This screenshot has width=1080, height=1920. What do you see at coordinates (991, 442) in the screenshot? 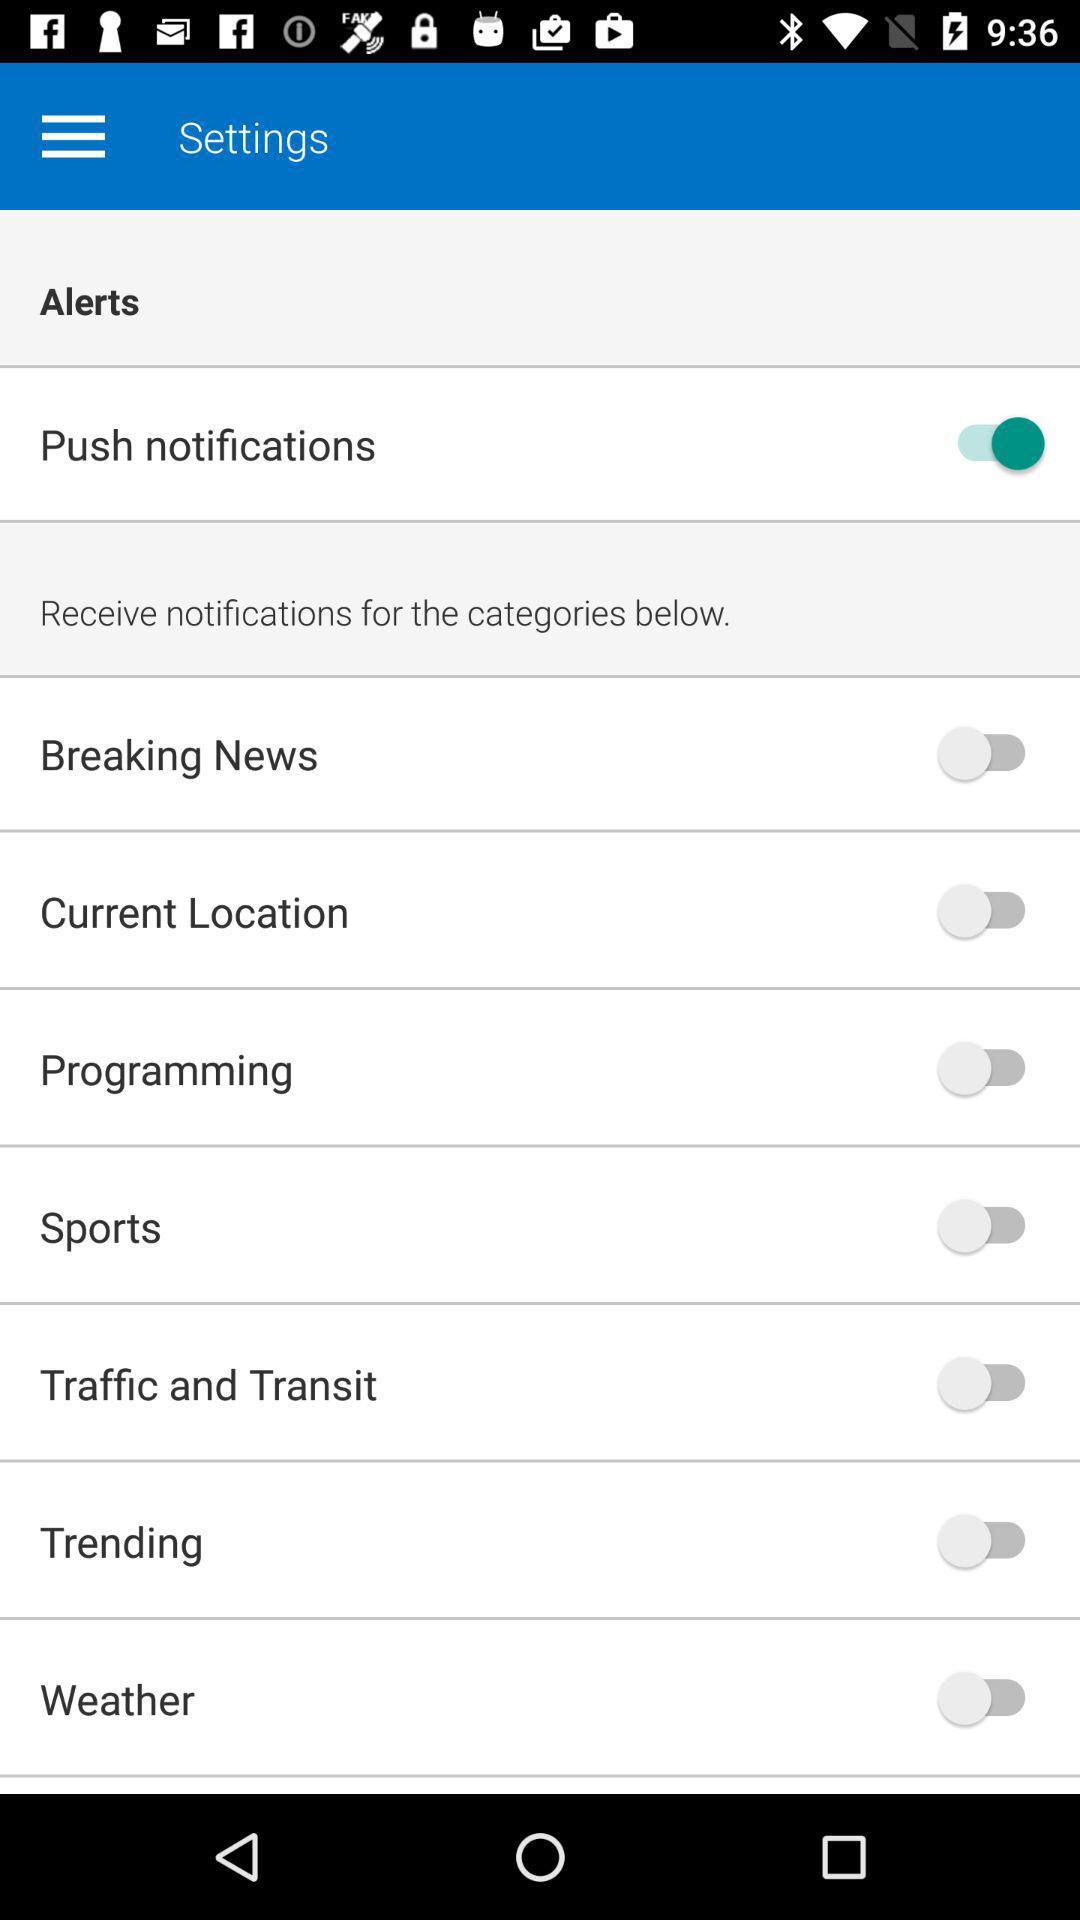
I see `push notifications` at bounding box center [991, 442].